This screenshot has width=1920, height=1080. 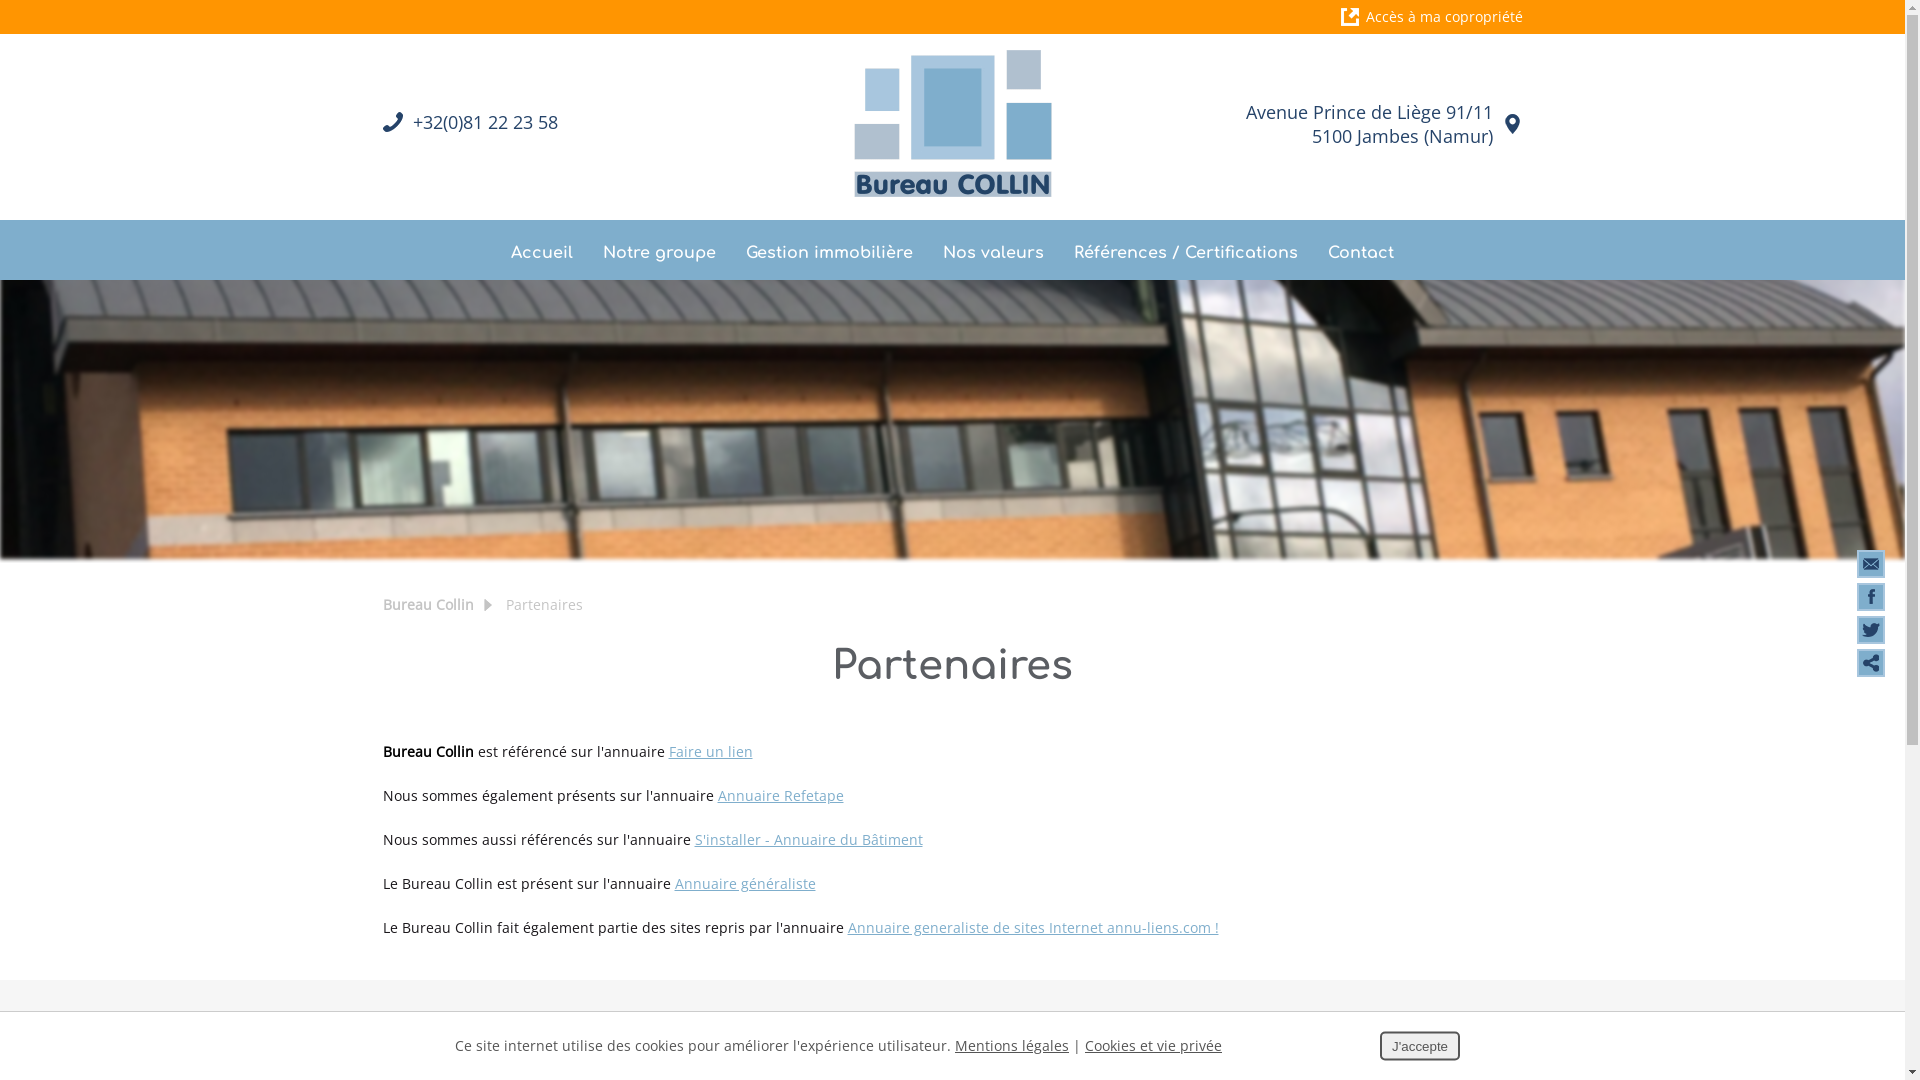 I want to click on 'Annuaire generaliste de sites Internet annu-liens.com !', so click(x=1033, y=927).